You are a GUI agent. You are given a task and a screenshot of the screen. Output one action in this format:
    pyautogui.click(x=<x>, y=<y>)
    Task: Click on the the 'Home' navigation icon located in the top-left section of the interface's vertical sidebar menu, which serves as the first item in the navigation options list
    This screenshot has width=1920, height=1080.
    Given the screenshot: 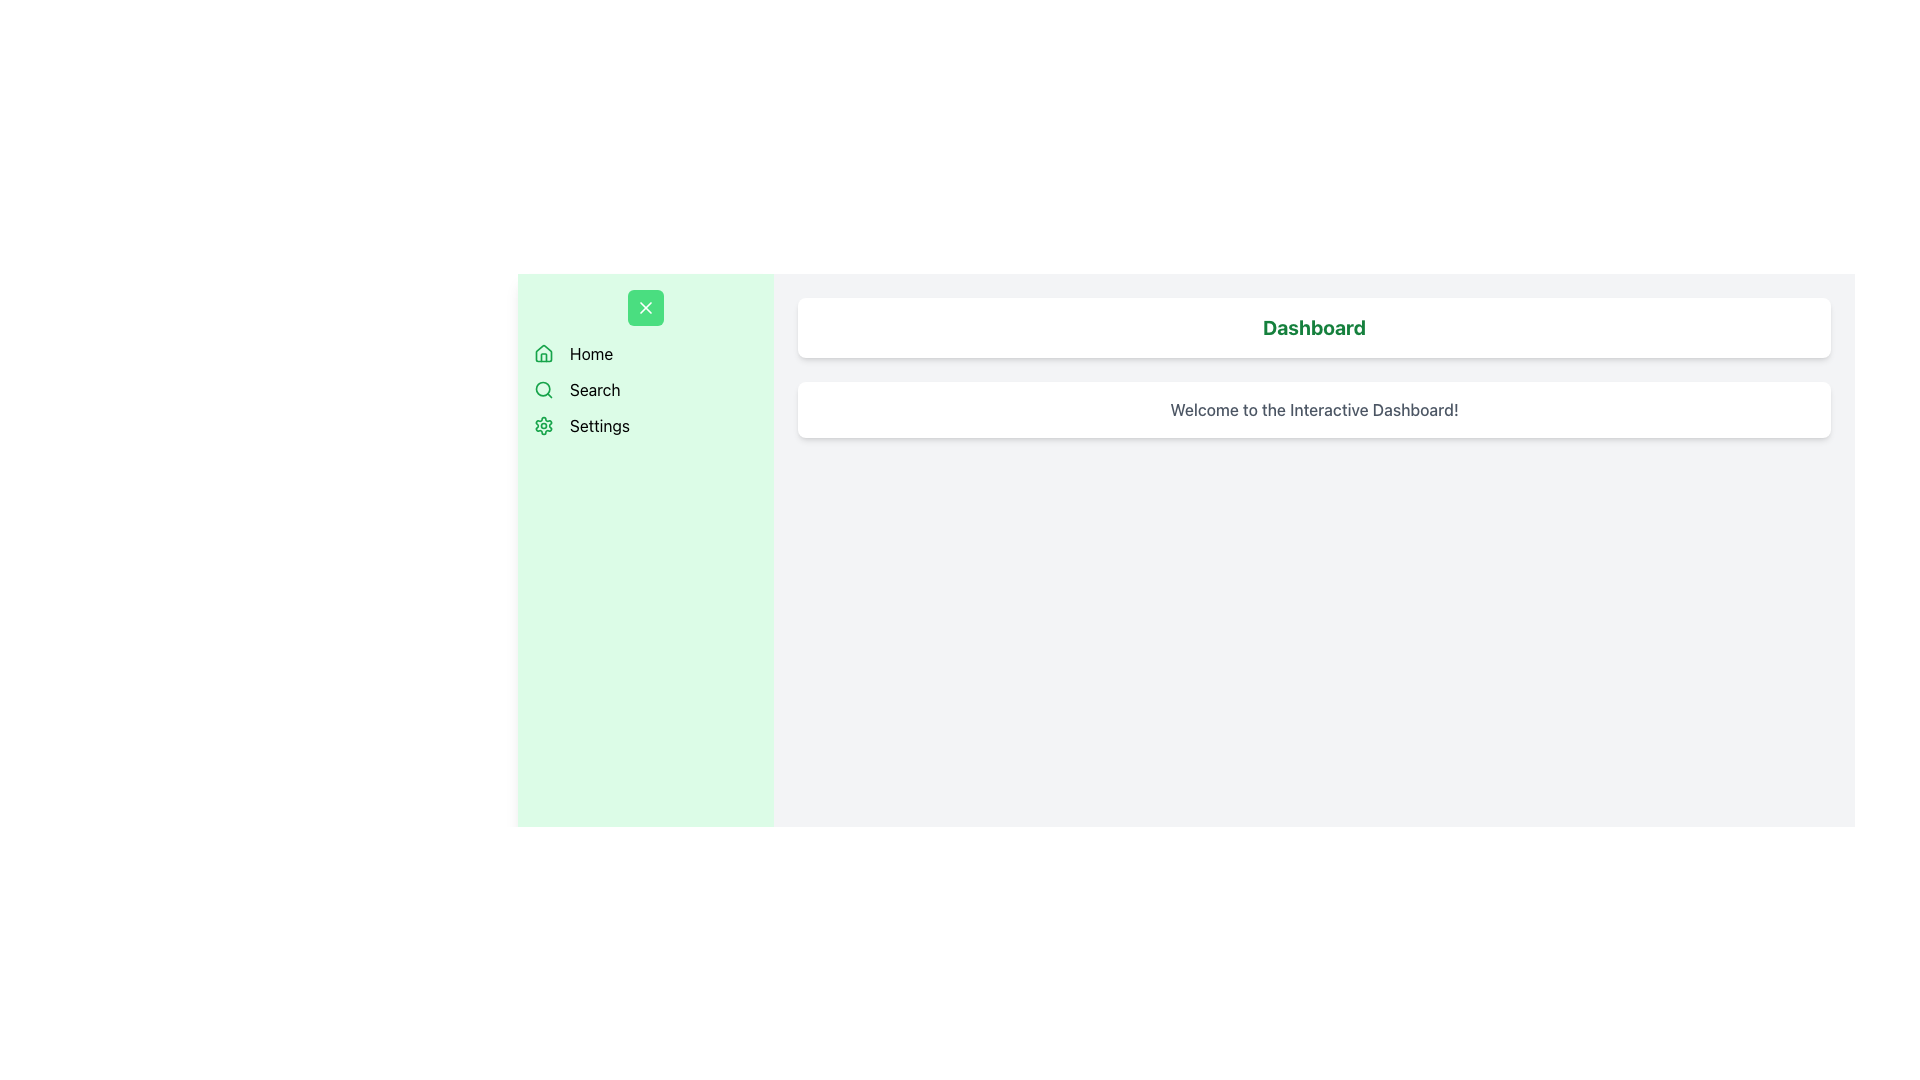 What is the action you would take?
    pyautogui.click(x=543, y=353)
    